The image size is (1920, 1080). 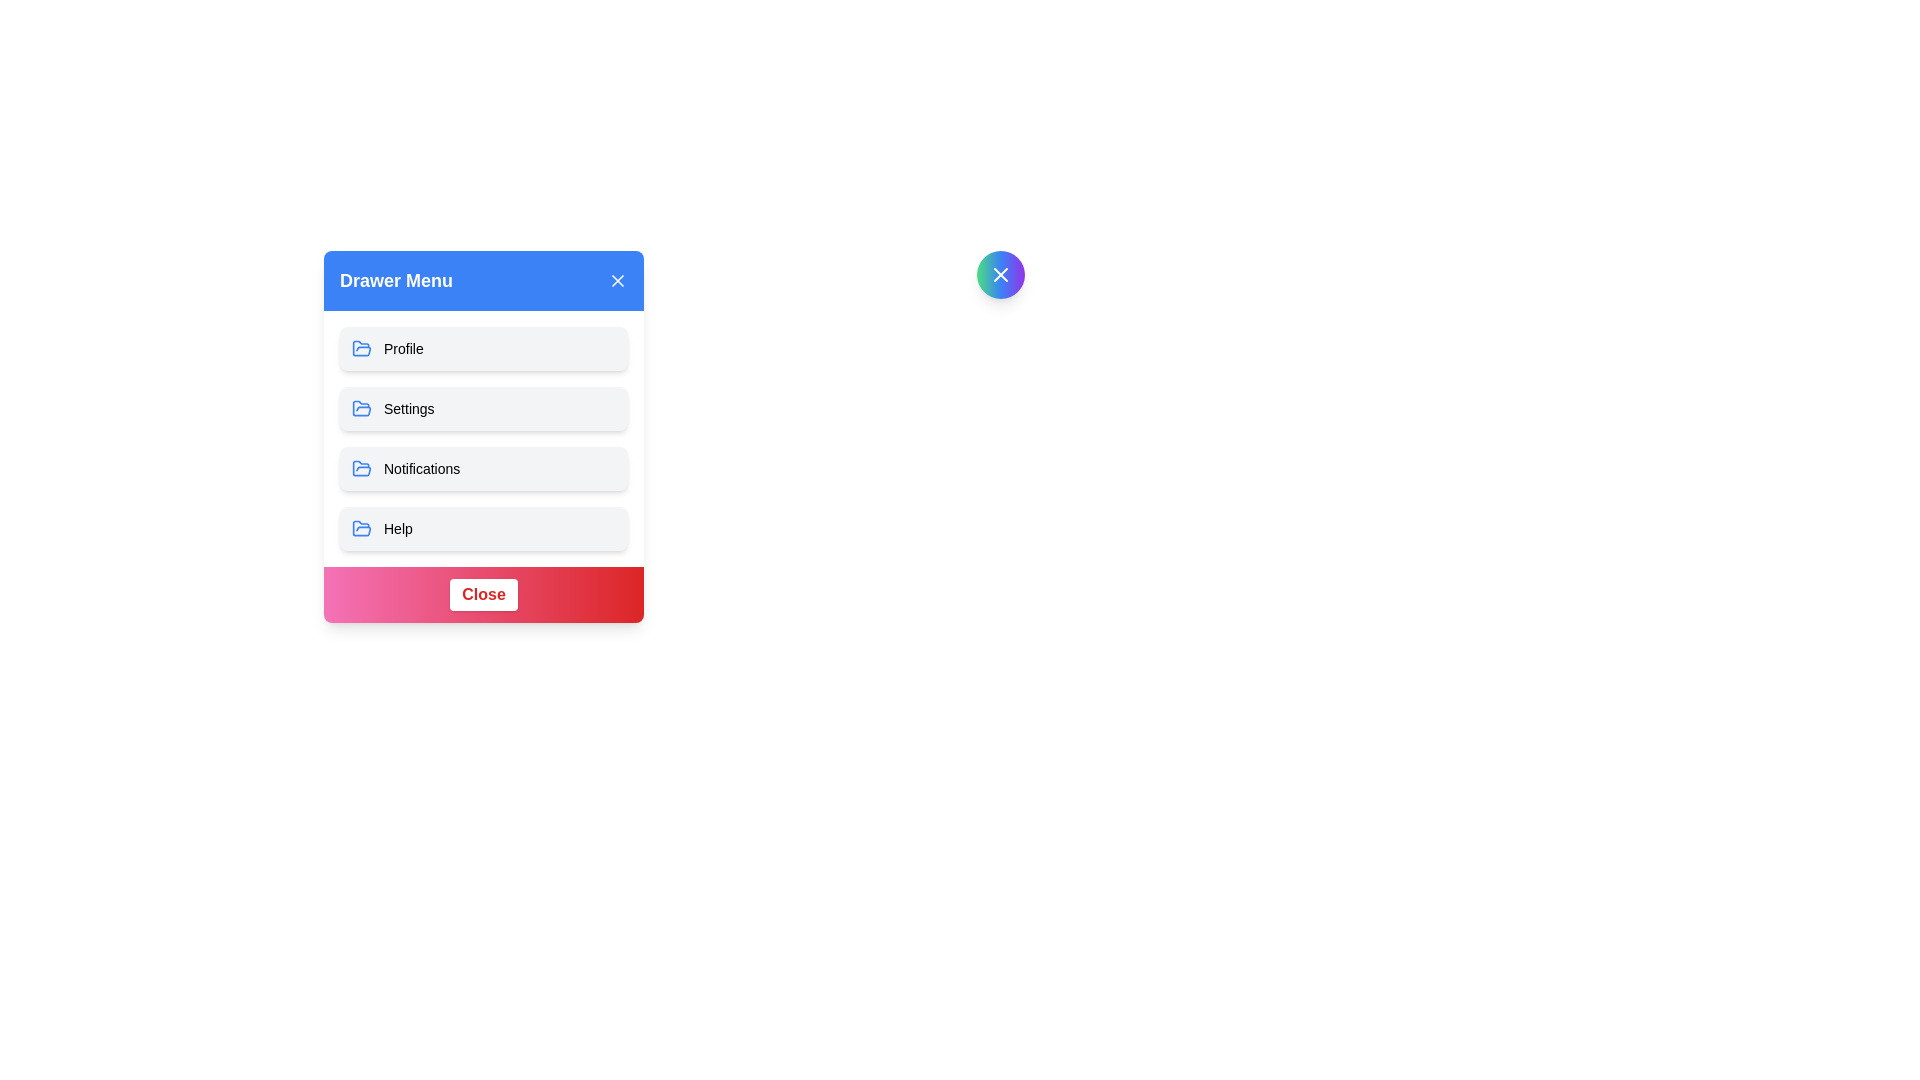 I want to click on the close button located centrally in the header of the drawer, so click(x=1001, y=274).